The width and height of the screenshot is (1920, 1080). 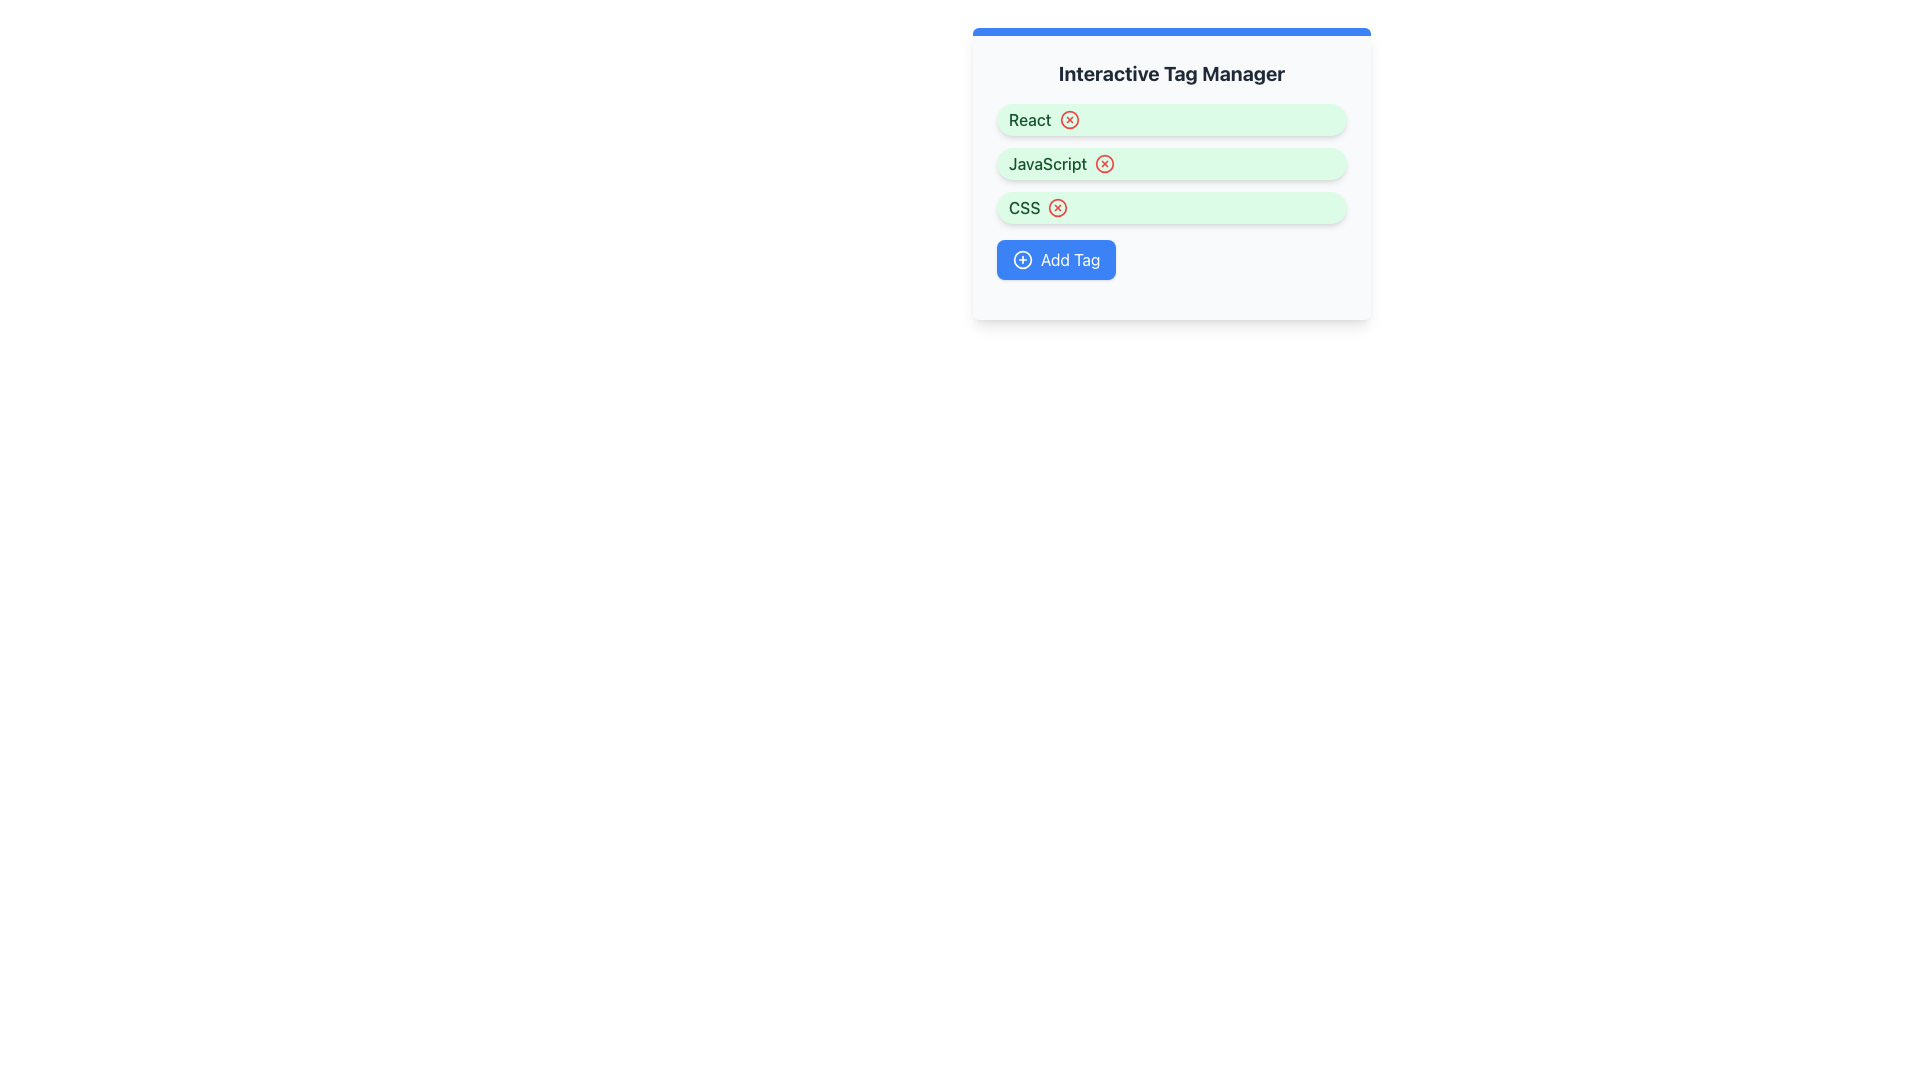 What do you see at coordinates (1022, 258) in the screenshot?
I see `the icon located to the immediate left of the 'Add Tag' text within the 'Add Tag' button, which is positioned below the list of tags` at bounding box center [1022, 258].